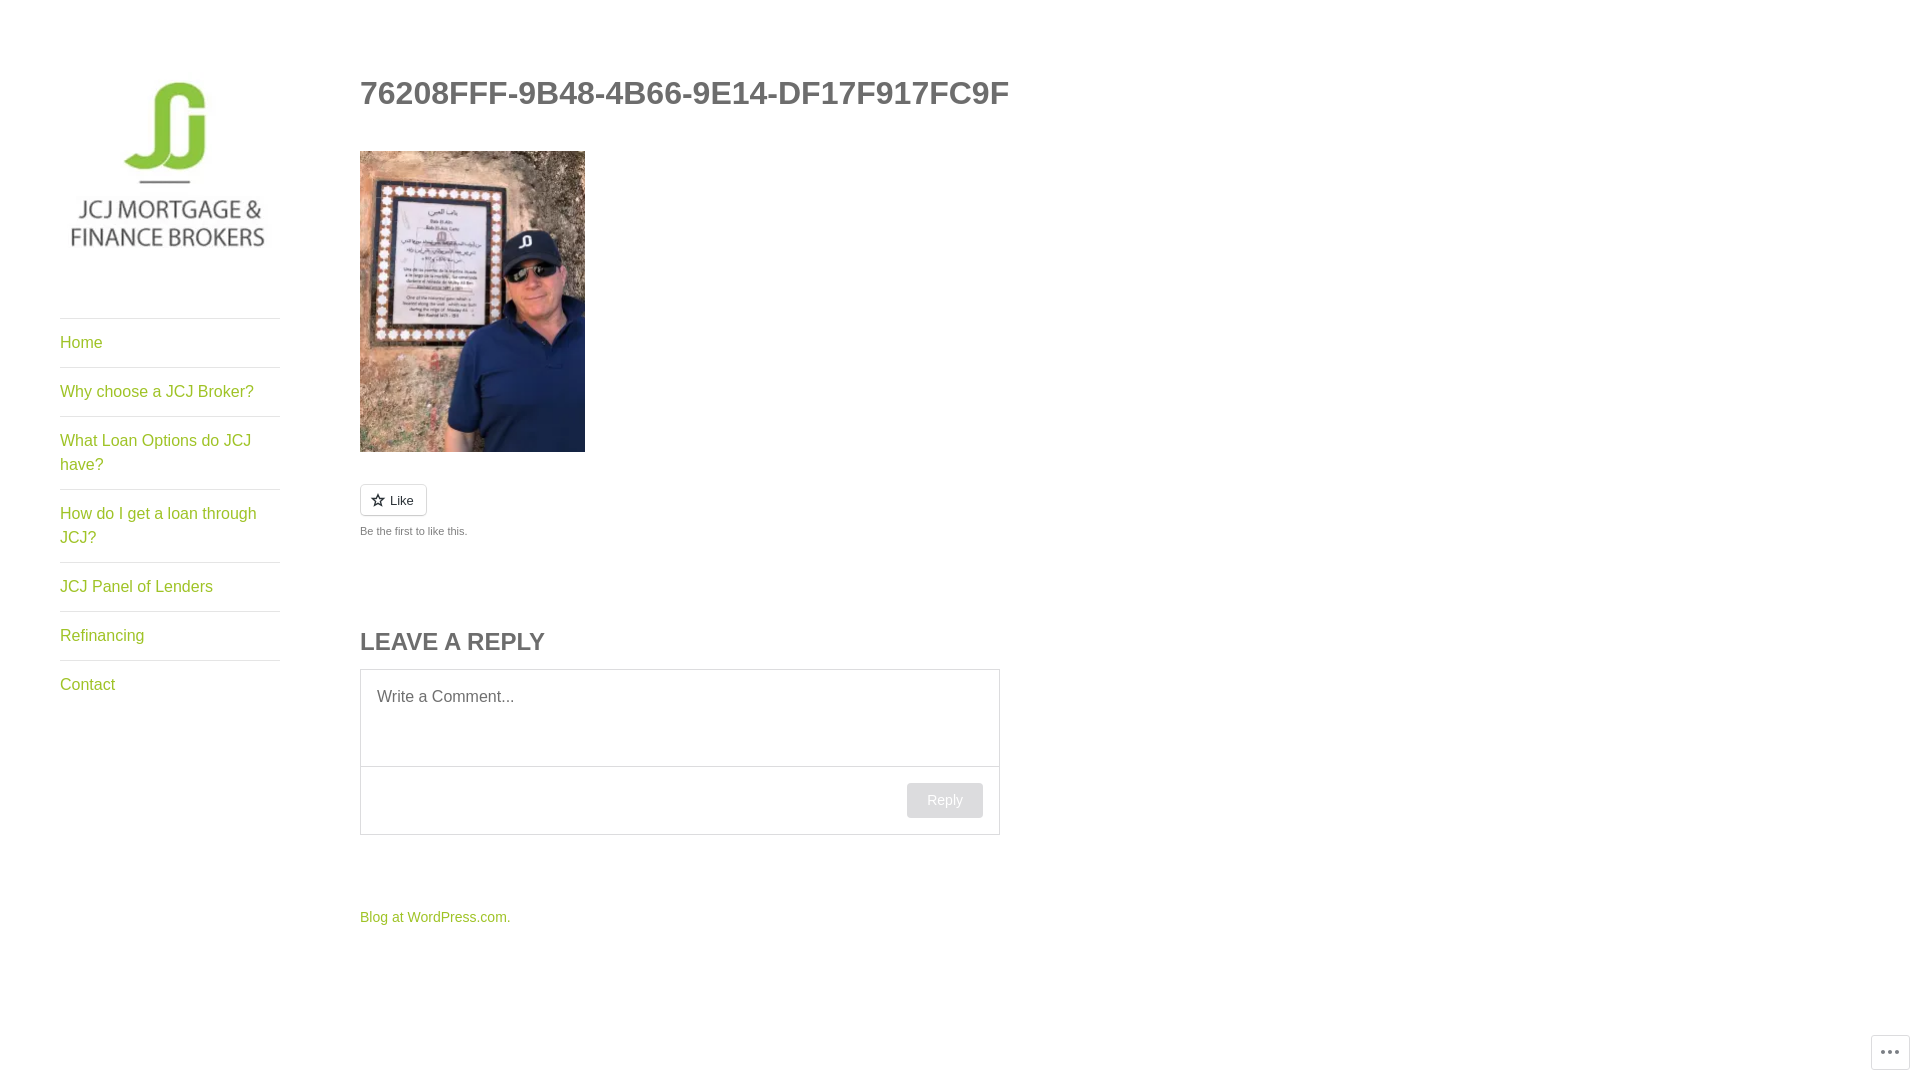 This screenshot has width=1920, height=1080. I want to click on 'Why choose a JCJ Broker?', so click(169, 392).